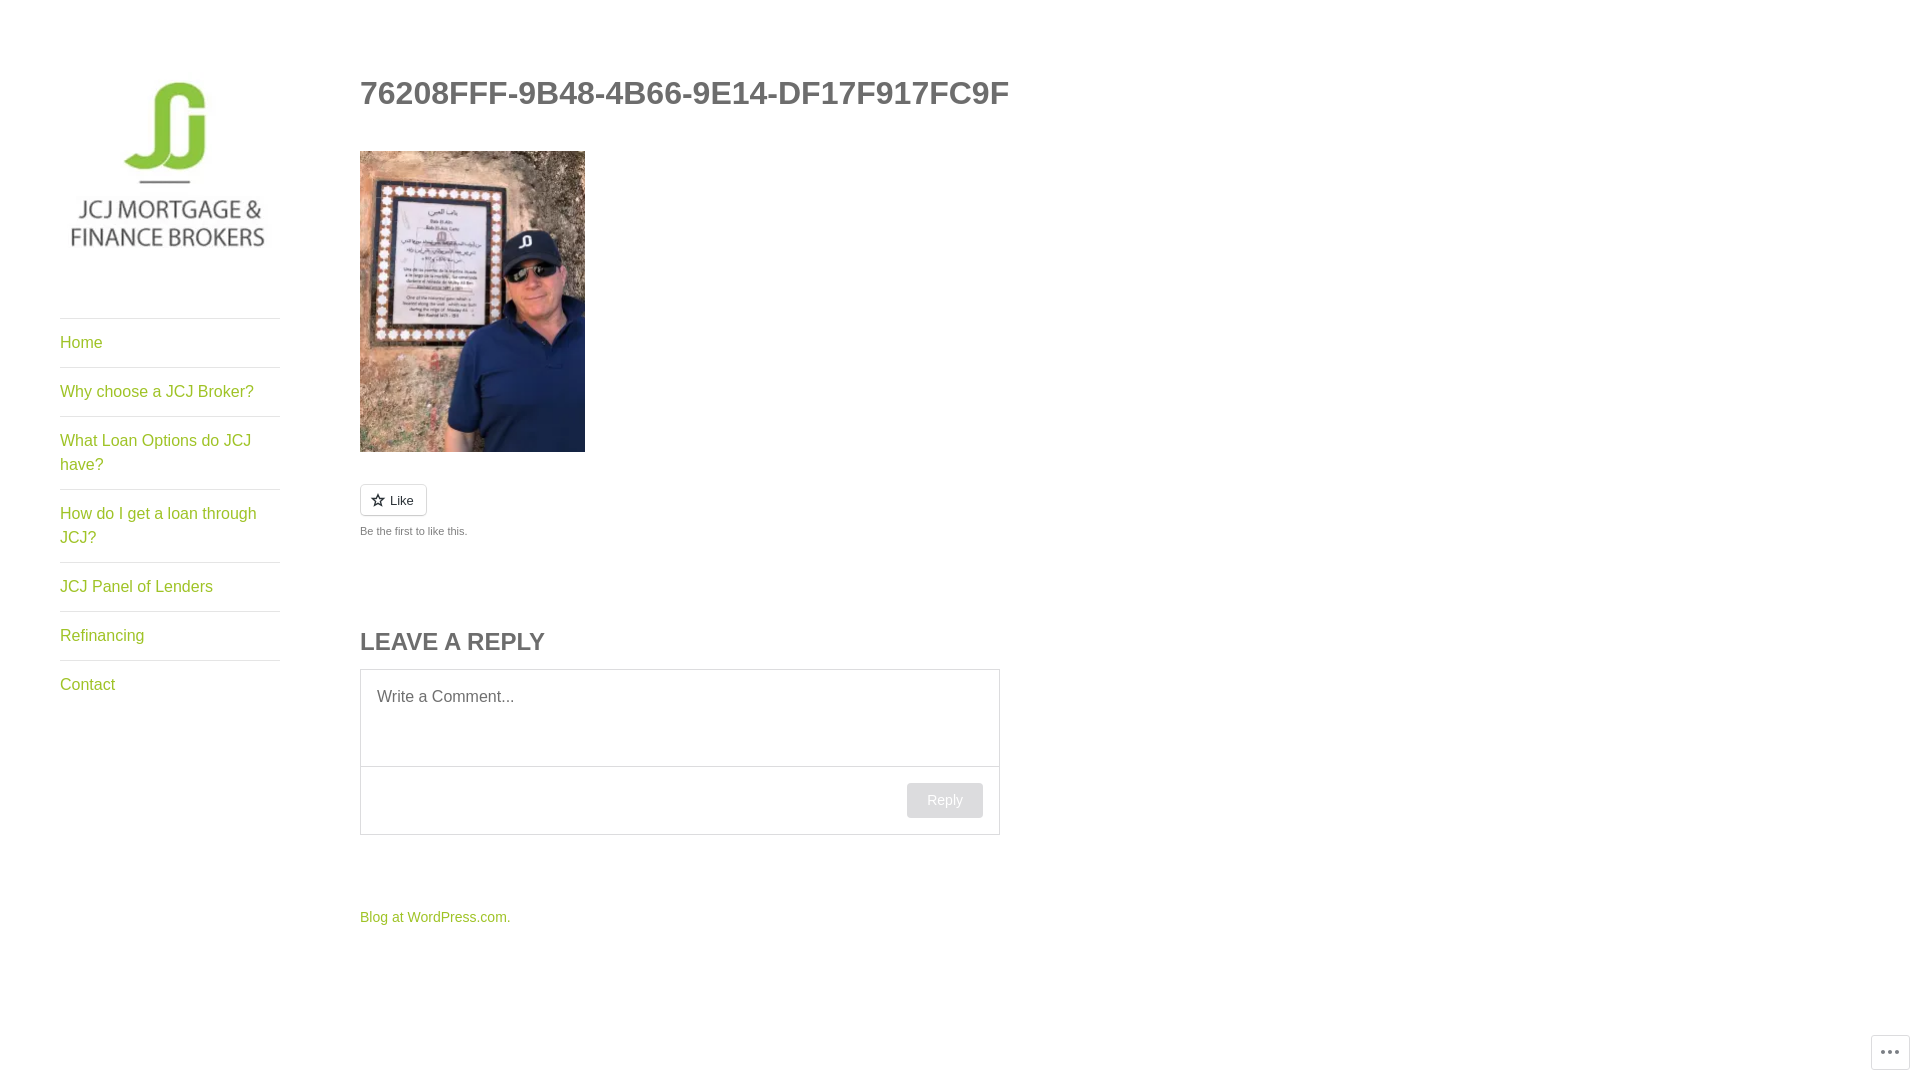 This screenshot has width=1920, height=1080. I want to click on 'Why choose a JCJ Broker?', so click(169, 392).